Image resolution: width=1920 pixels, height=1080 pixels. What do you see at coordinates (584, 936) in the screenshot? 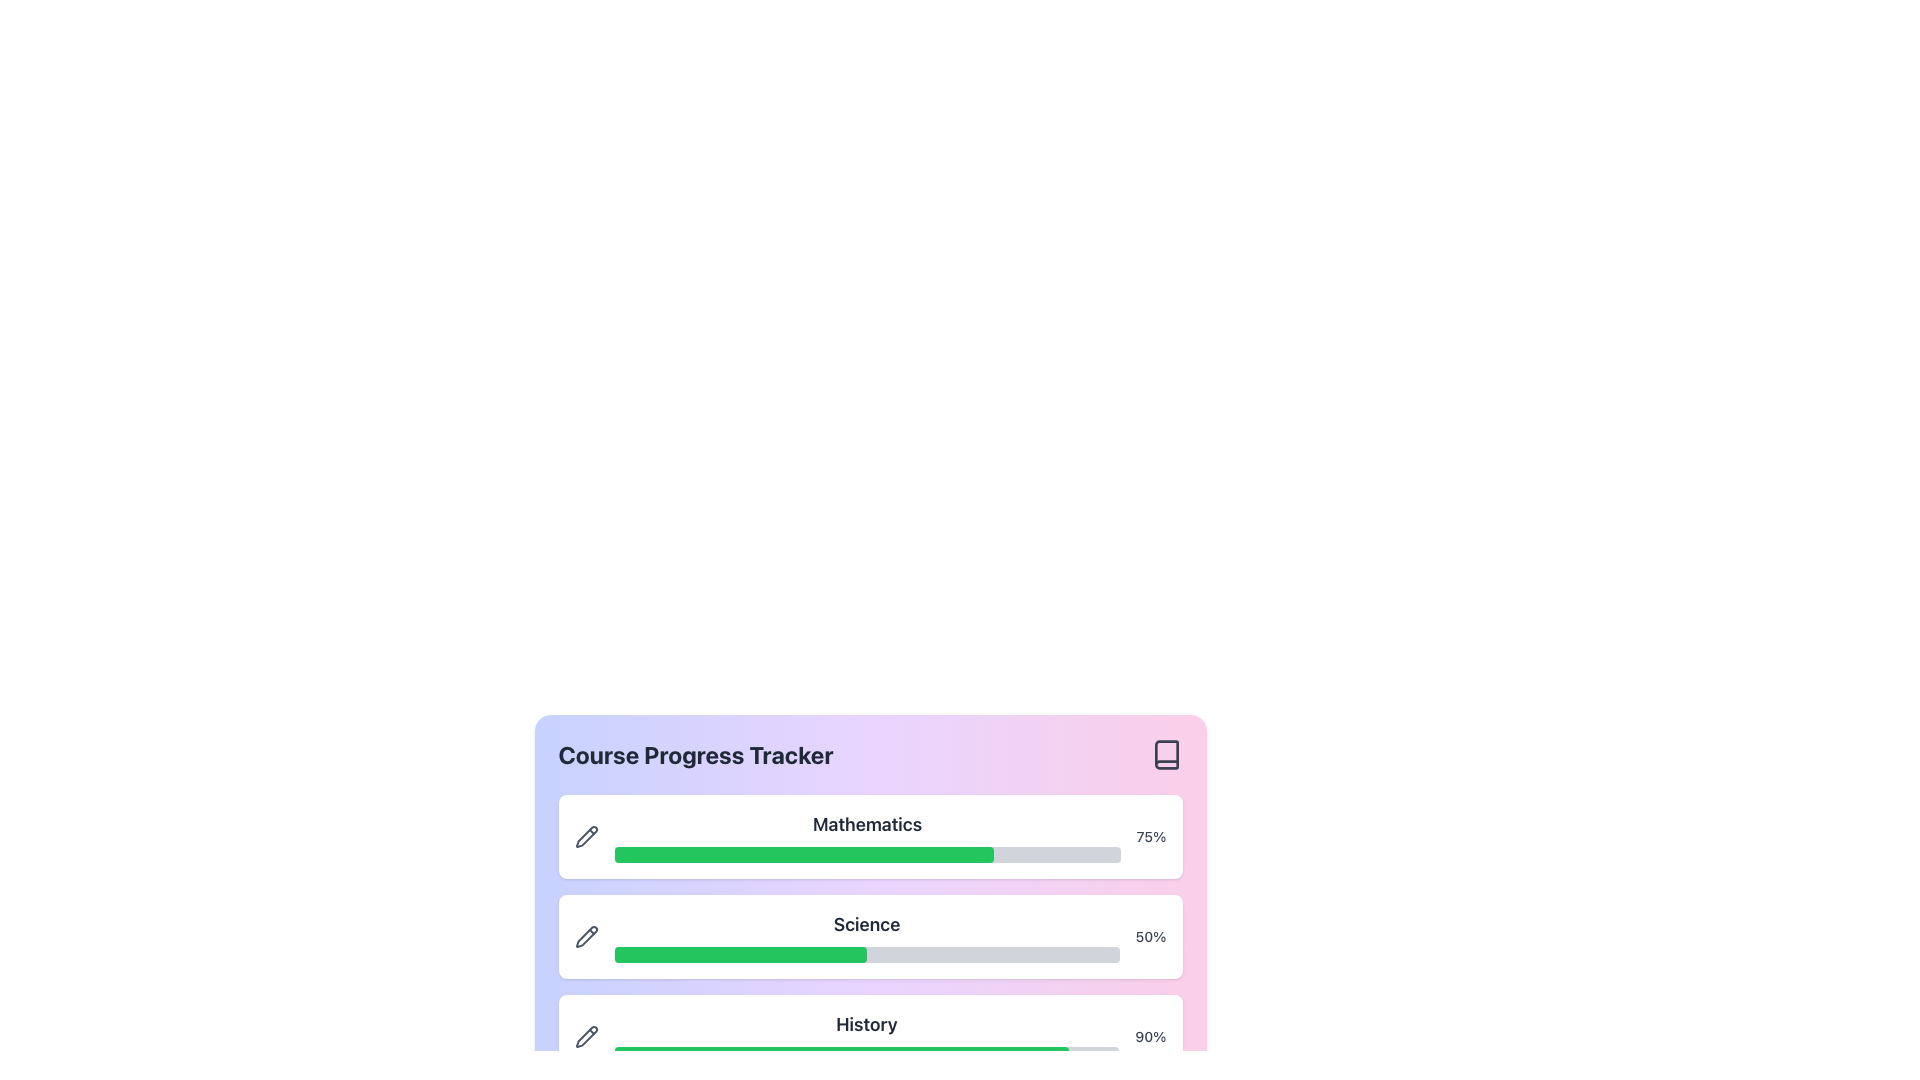
I see `the pencil icon` at bounding box center [584, 936].